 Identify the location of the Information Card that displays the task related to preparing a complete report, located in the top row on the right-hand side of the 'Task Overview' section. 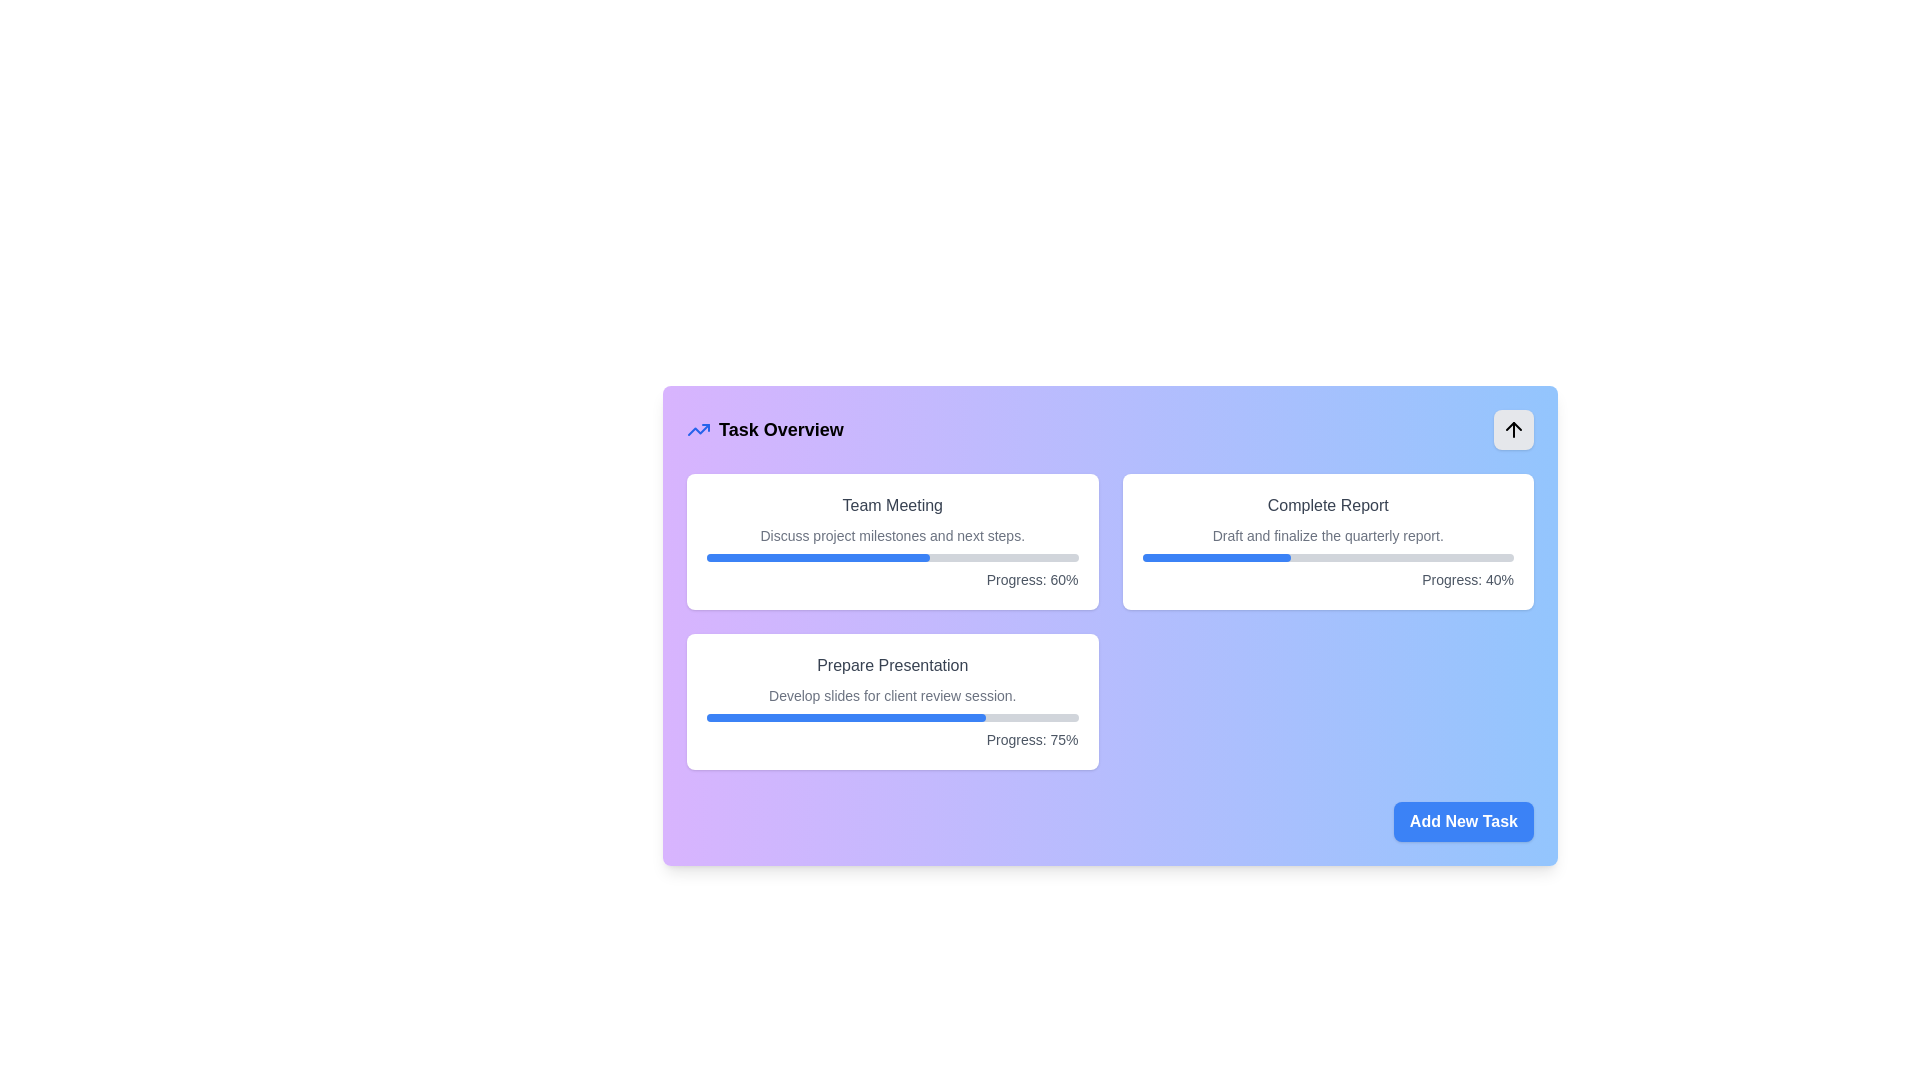
(1328, 542).